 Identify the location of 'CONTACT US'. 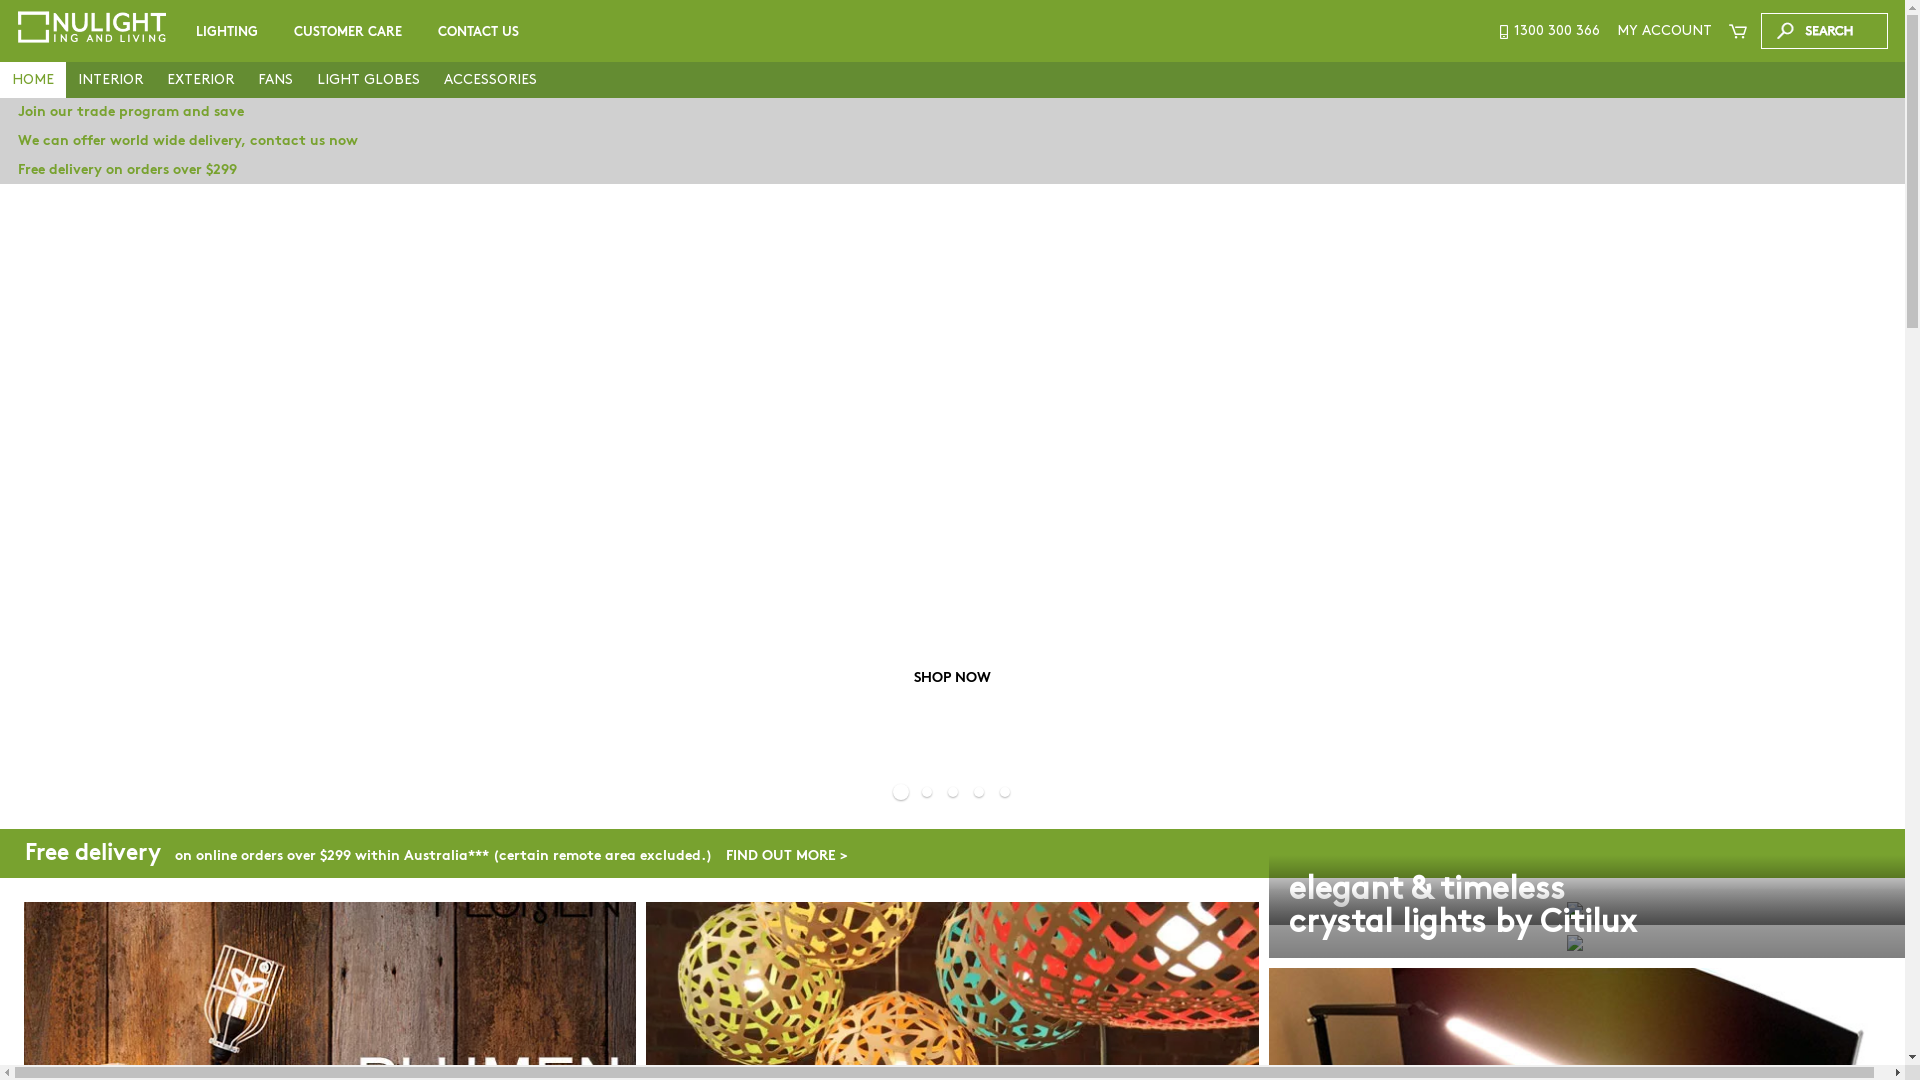
(477, 31).